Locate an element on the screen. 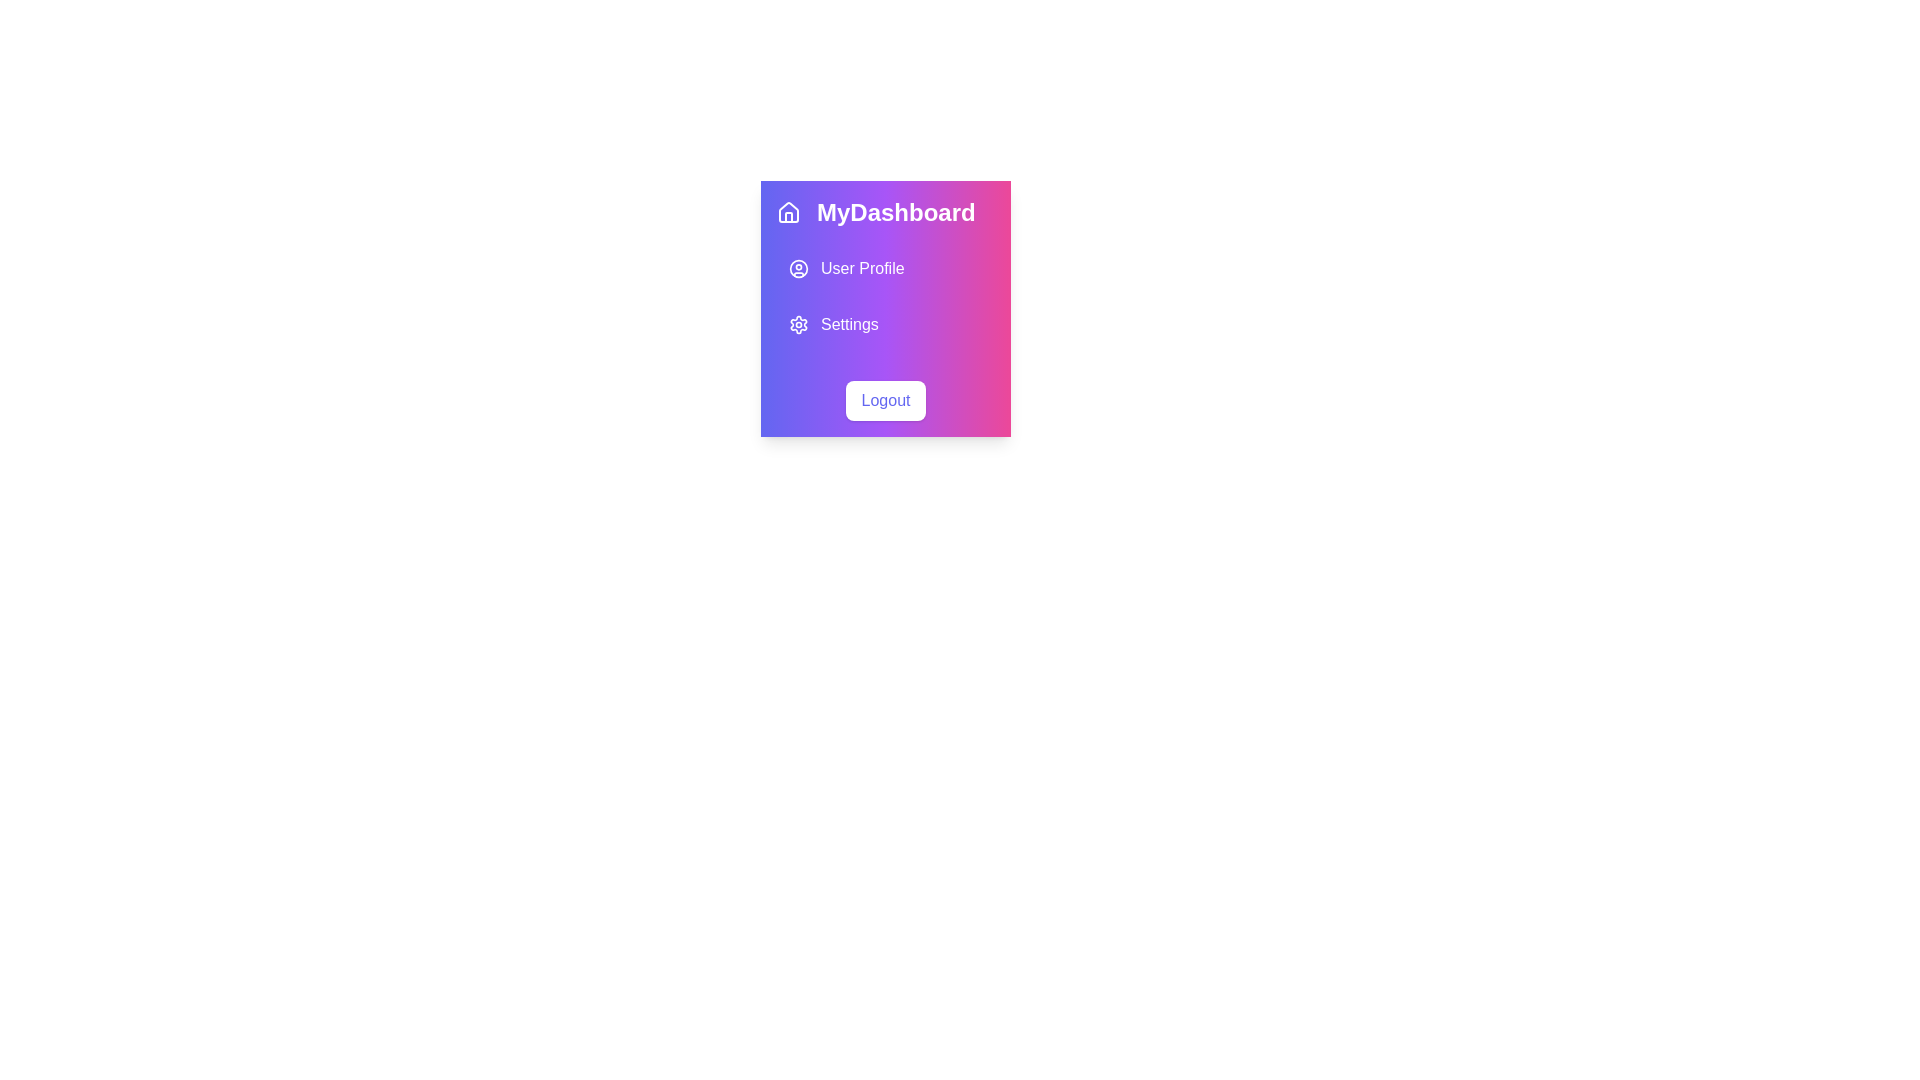 The width and height of the screenshot is (1920, 1080). the outer circular outline of the user icon is located at coordinates (797, 268).